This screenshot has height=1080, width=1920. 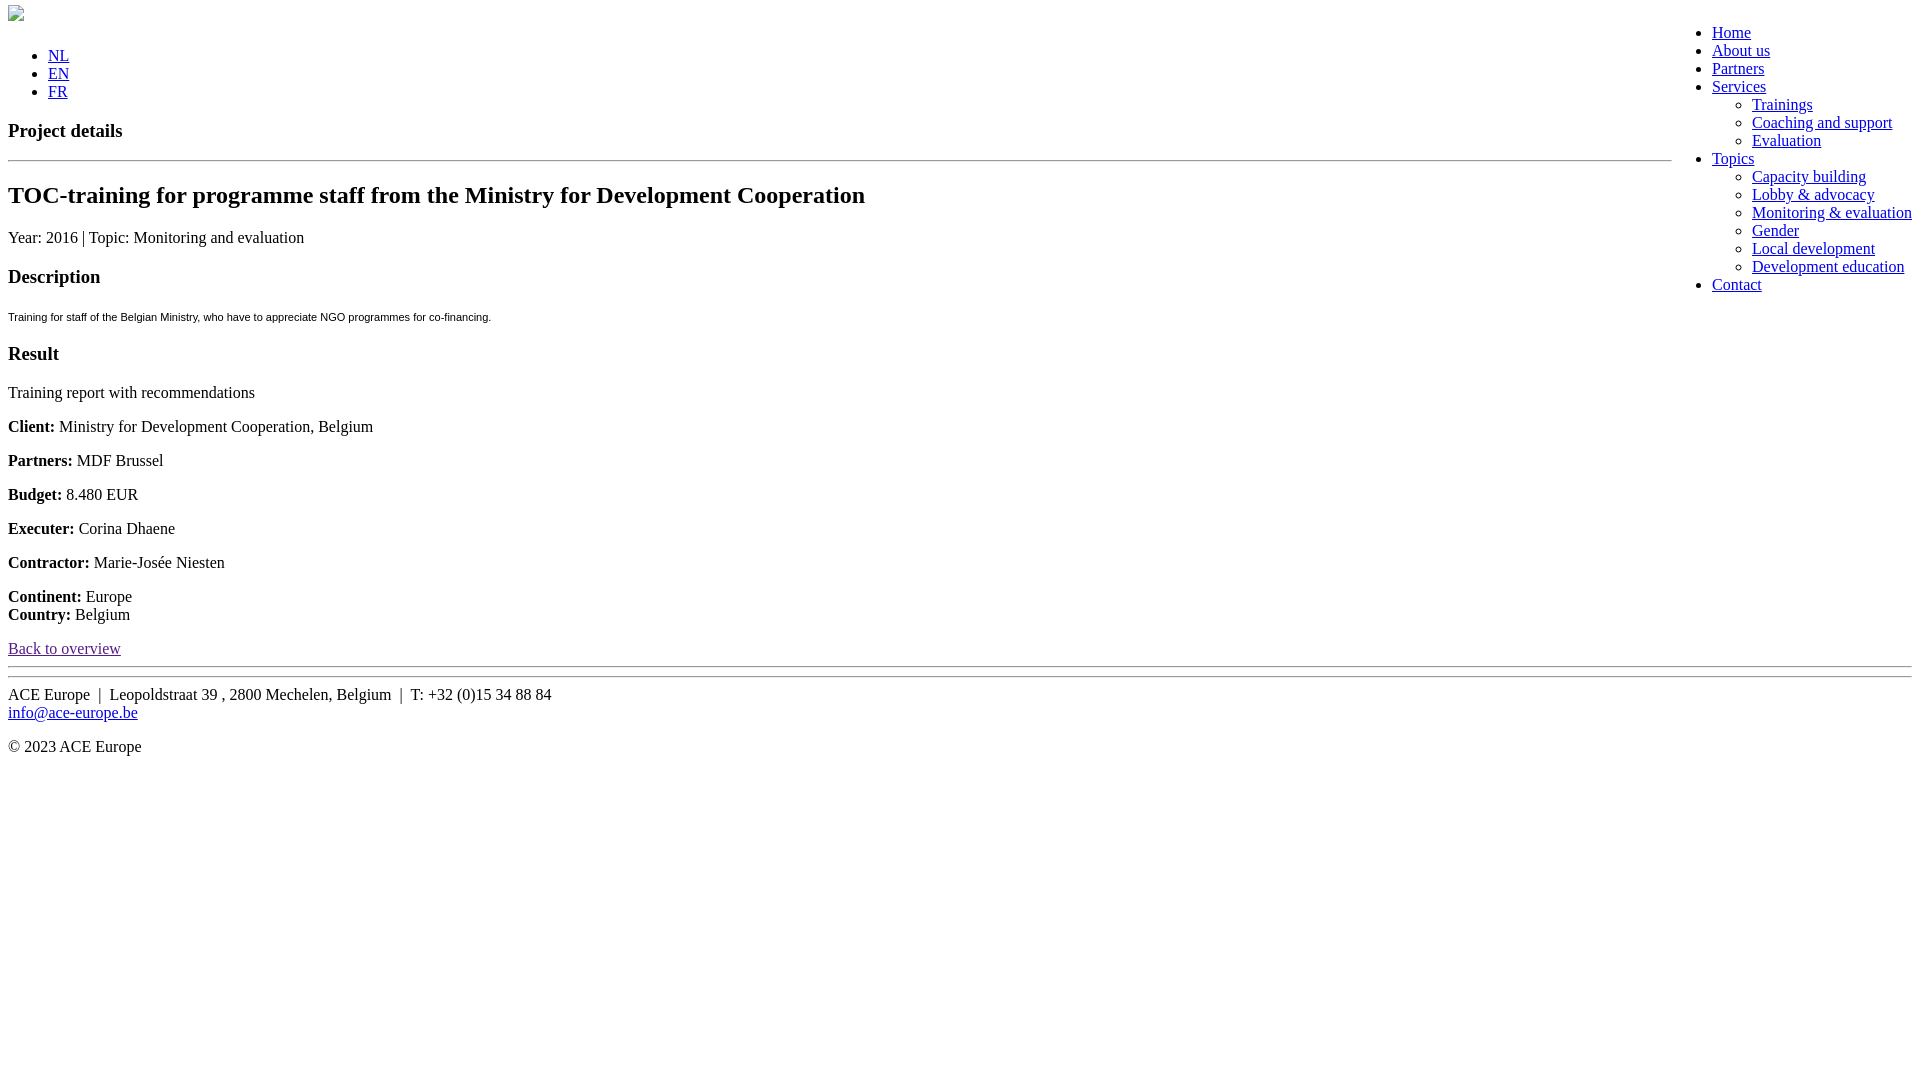 What do you see at coordinates (1813, 194) in the screenshot?
I see `'Lobby & advocacy'` at bounding box center [1813, 194].